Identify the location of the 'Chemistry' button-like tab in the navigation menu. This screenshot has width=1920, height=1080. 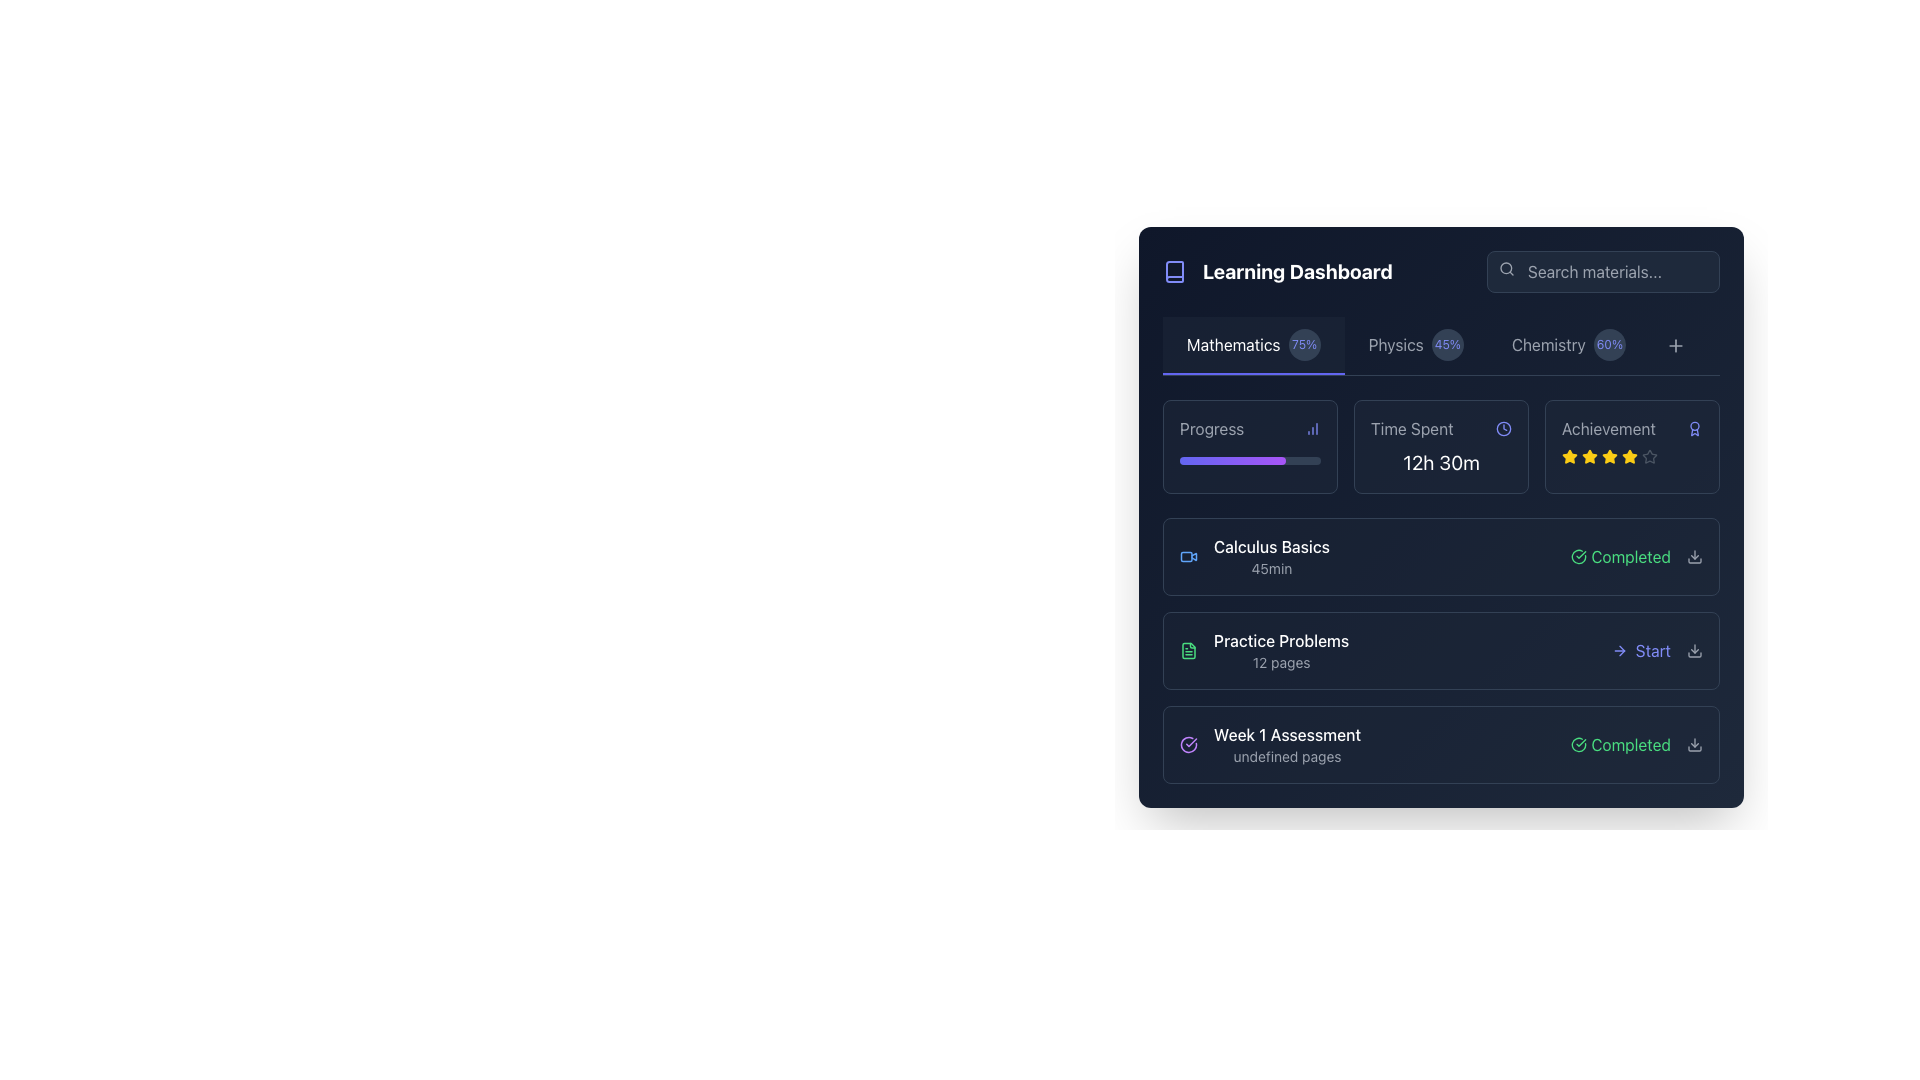
(1567, 345).